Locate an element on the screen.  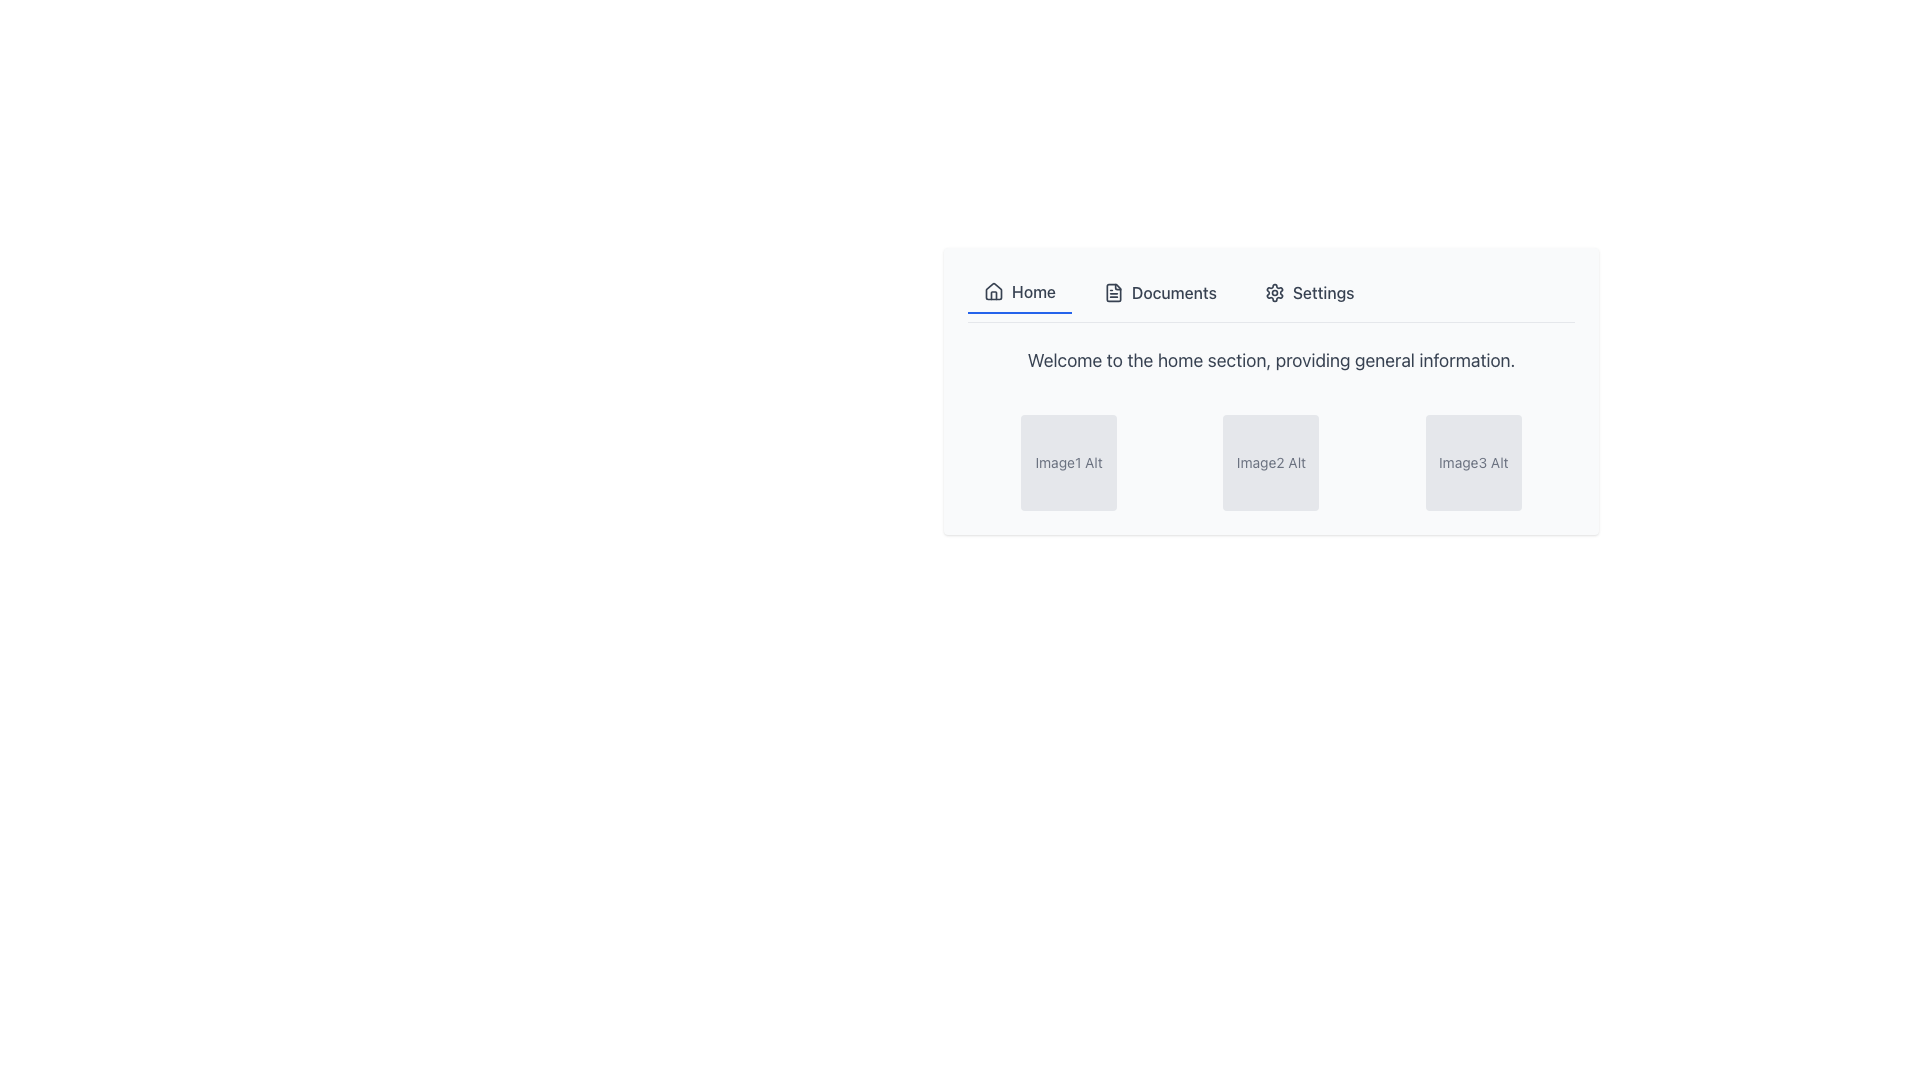
the 'Home' label associated with the house icon located in the top navigation bar is located at coordinates (993, 290).